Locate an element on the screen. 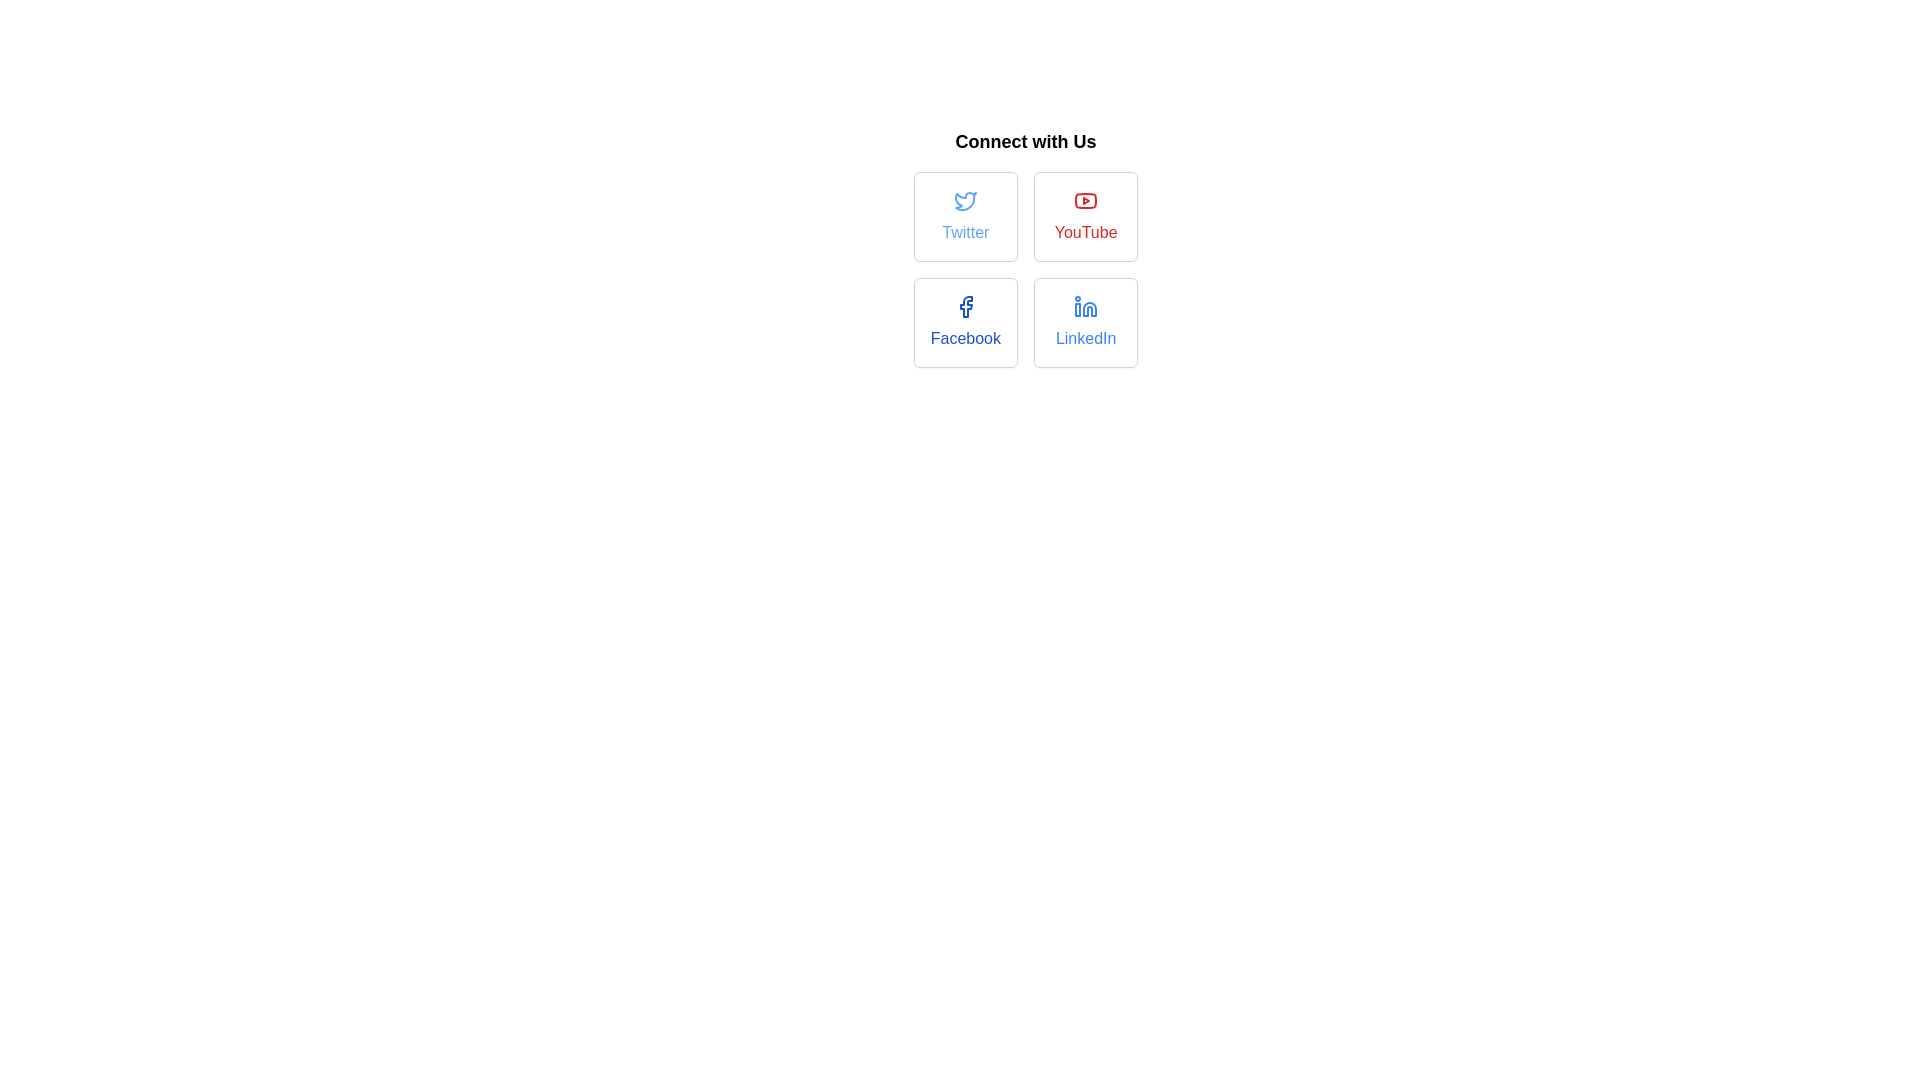 Image resolution: width=1920 pixels, height=1080 pixels. the Twitter icon located in the top-left button of the 2x2 grid under the 'Connect with Us' heading is located at coordinates (965, 201).